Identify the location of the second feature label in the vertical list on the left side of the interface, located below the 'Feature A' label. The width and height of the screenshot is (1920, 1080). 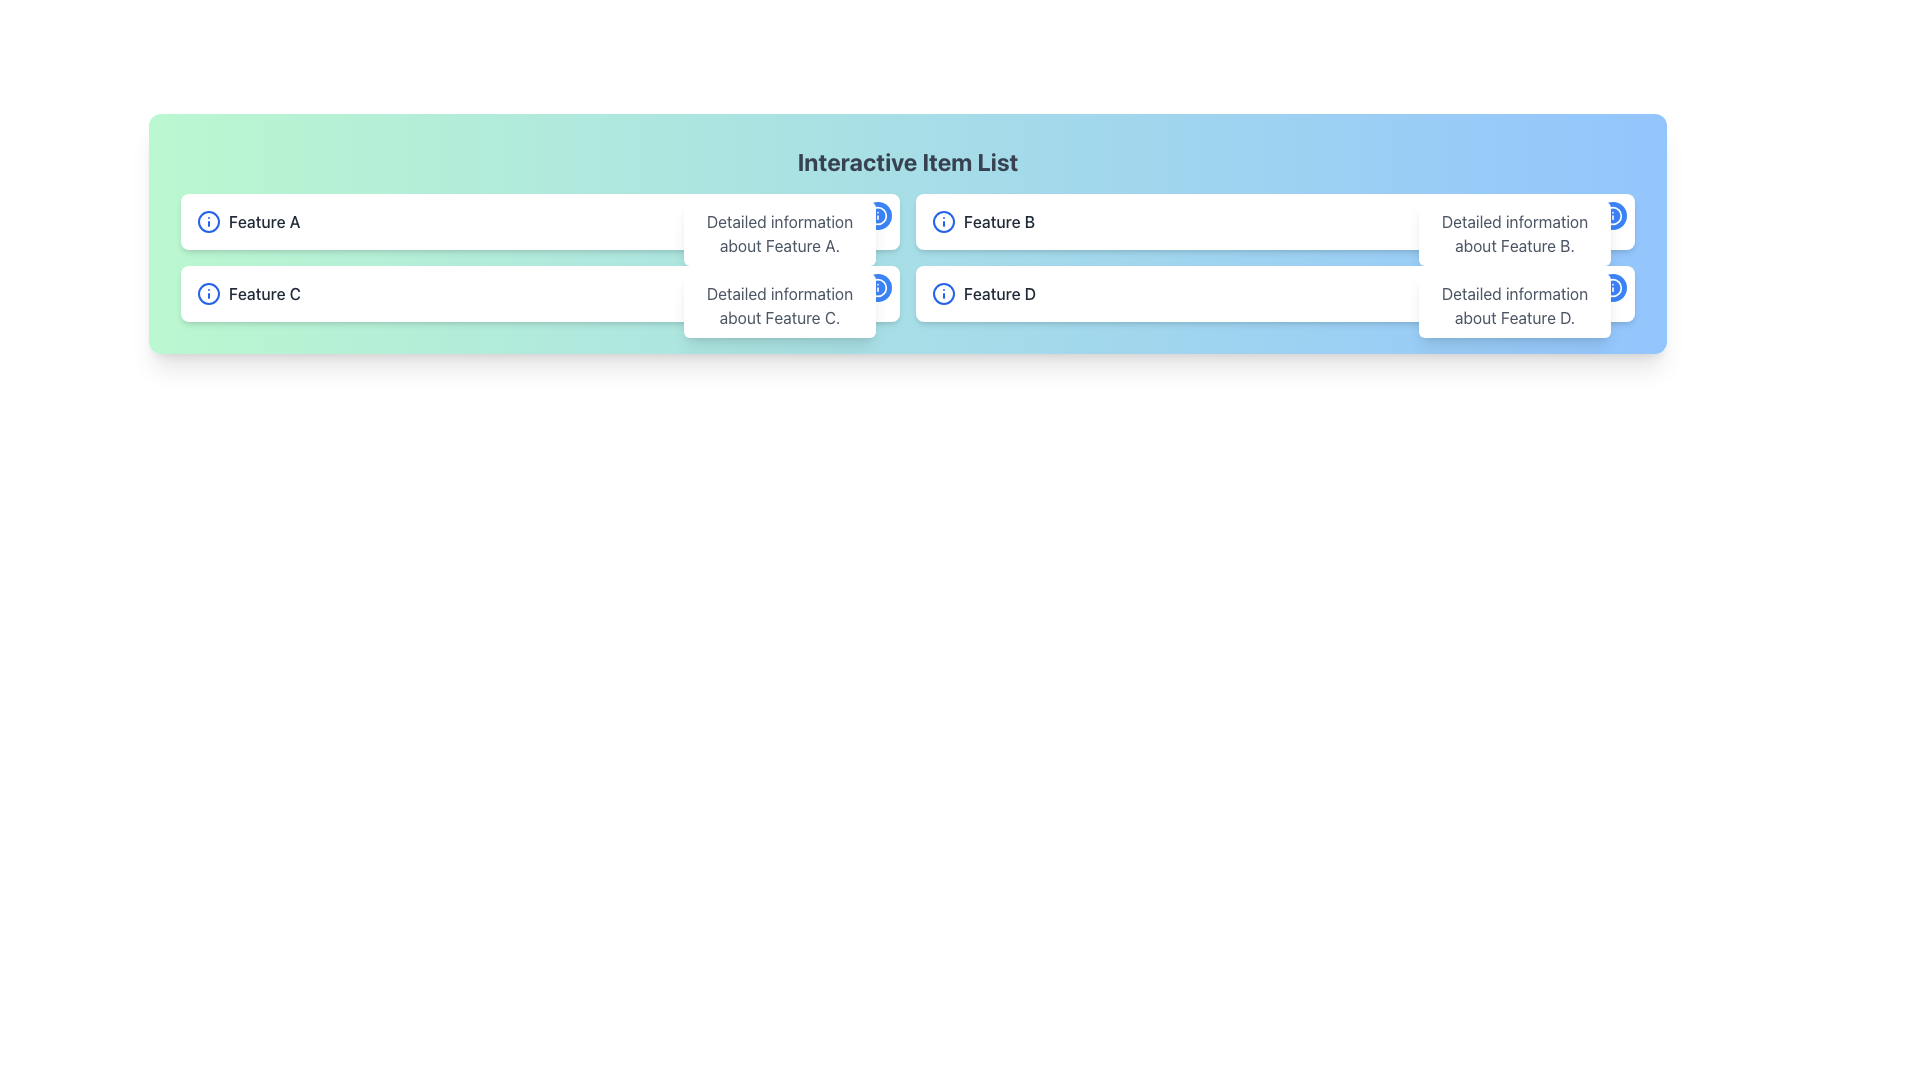
(263, 293).